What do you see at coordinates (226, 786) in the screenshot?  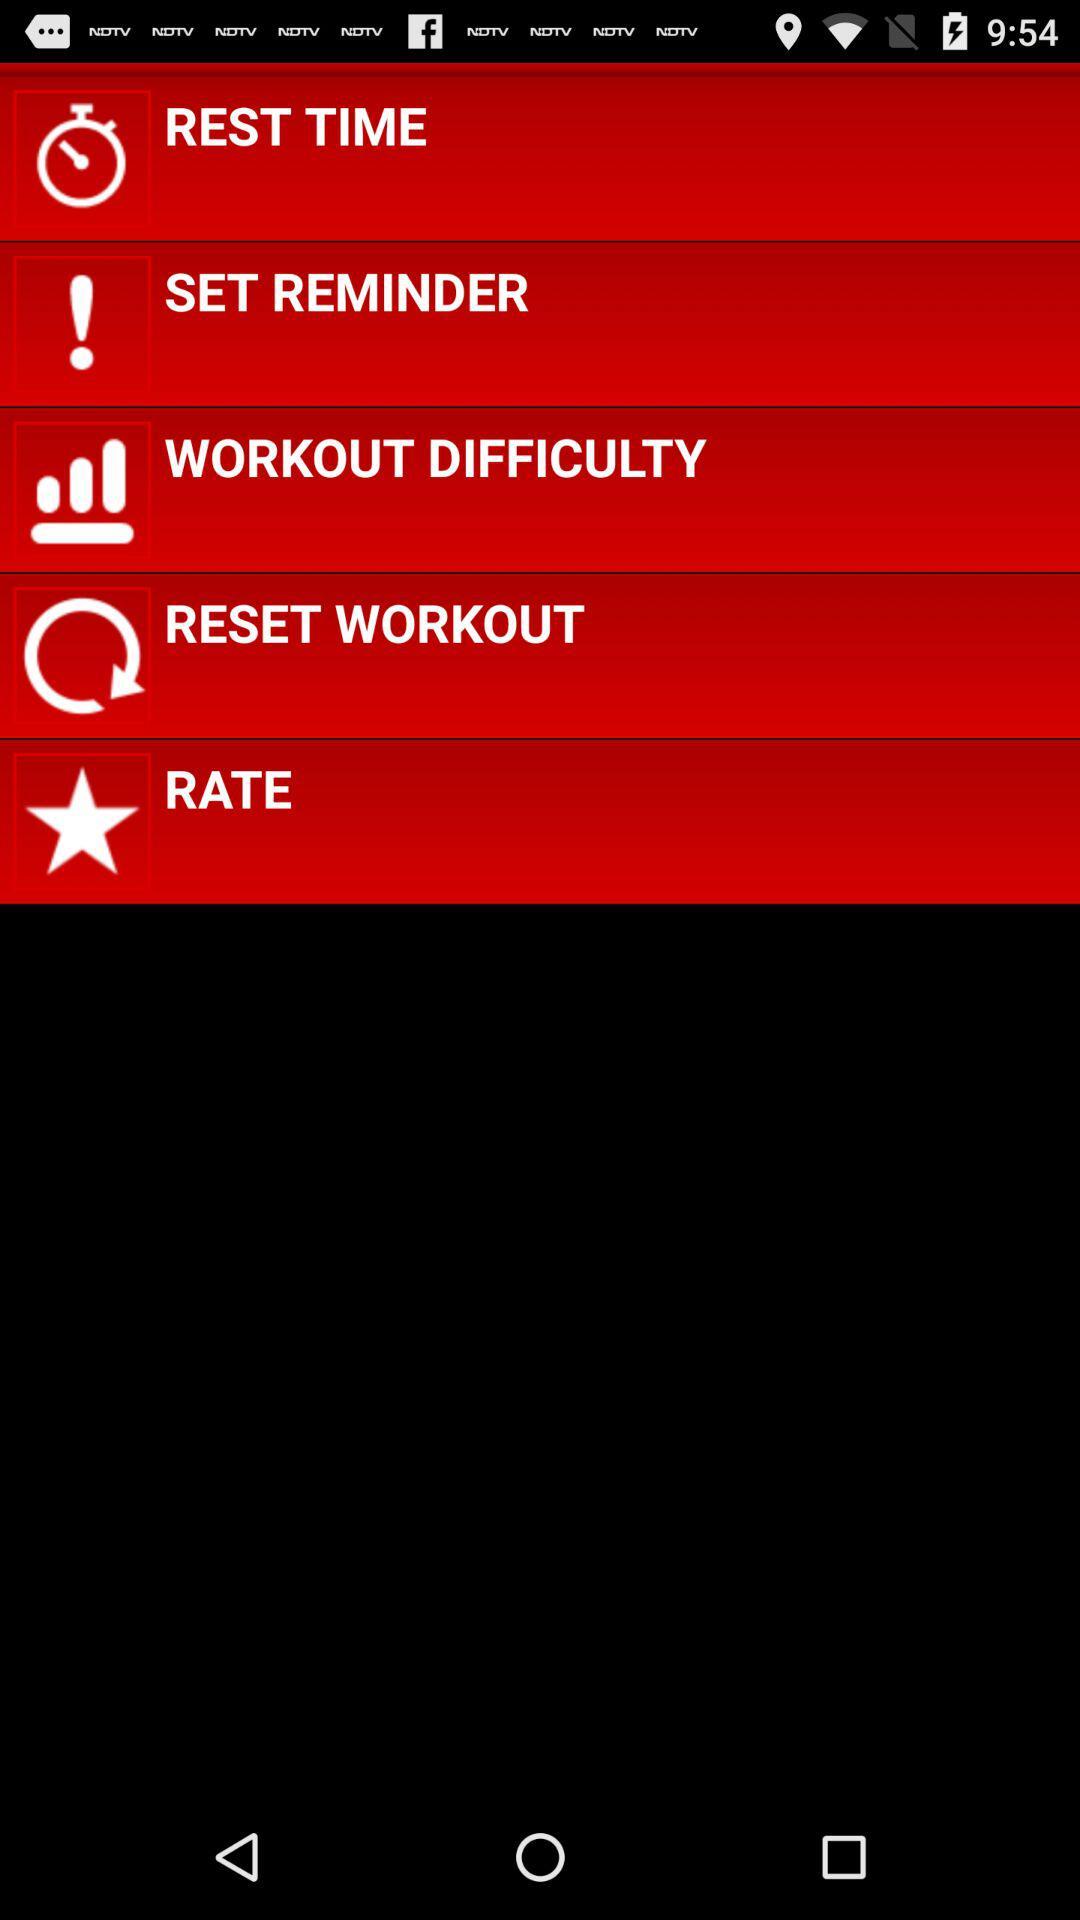 I see `the app below the reset workout item` at bounding box center [226, 786].